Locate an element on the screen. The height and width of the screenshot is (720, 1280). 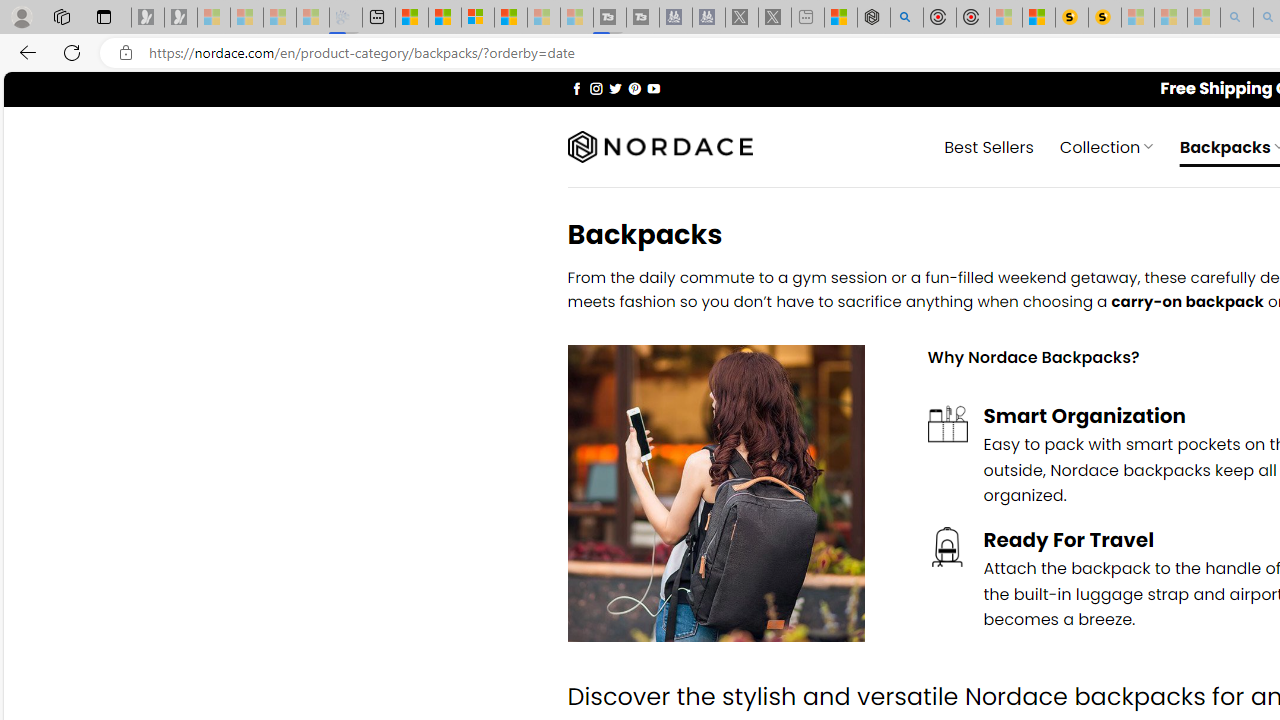
'Newsletter Sign Up - Sleeping' is located at coordinates (181, 17).